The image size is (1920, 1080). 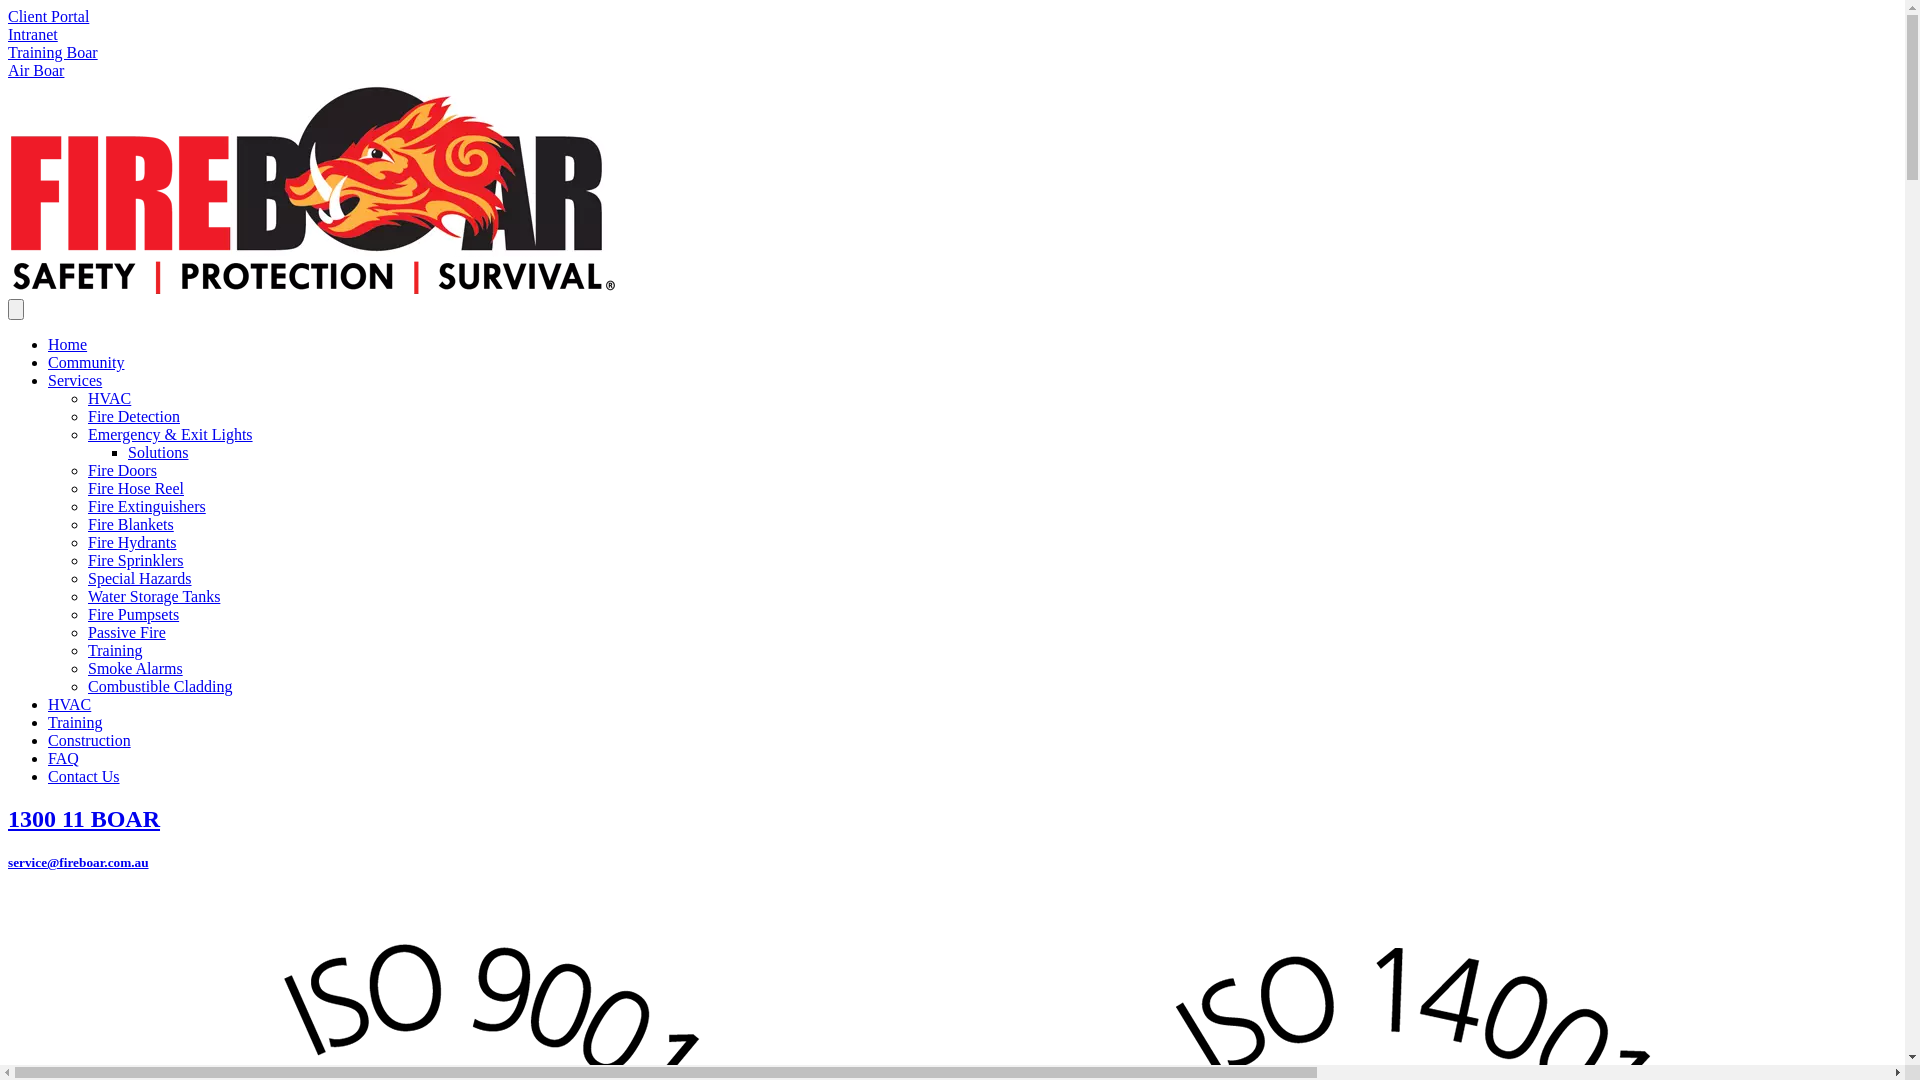 I want to click on 'Smoke Alarms', so click(x=134, y=668).